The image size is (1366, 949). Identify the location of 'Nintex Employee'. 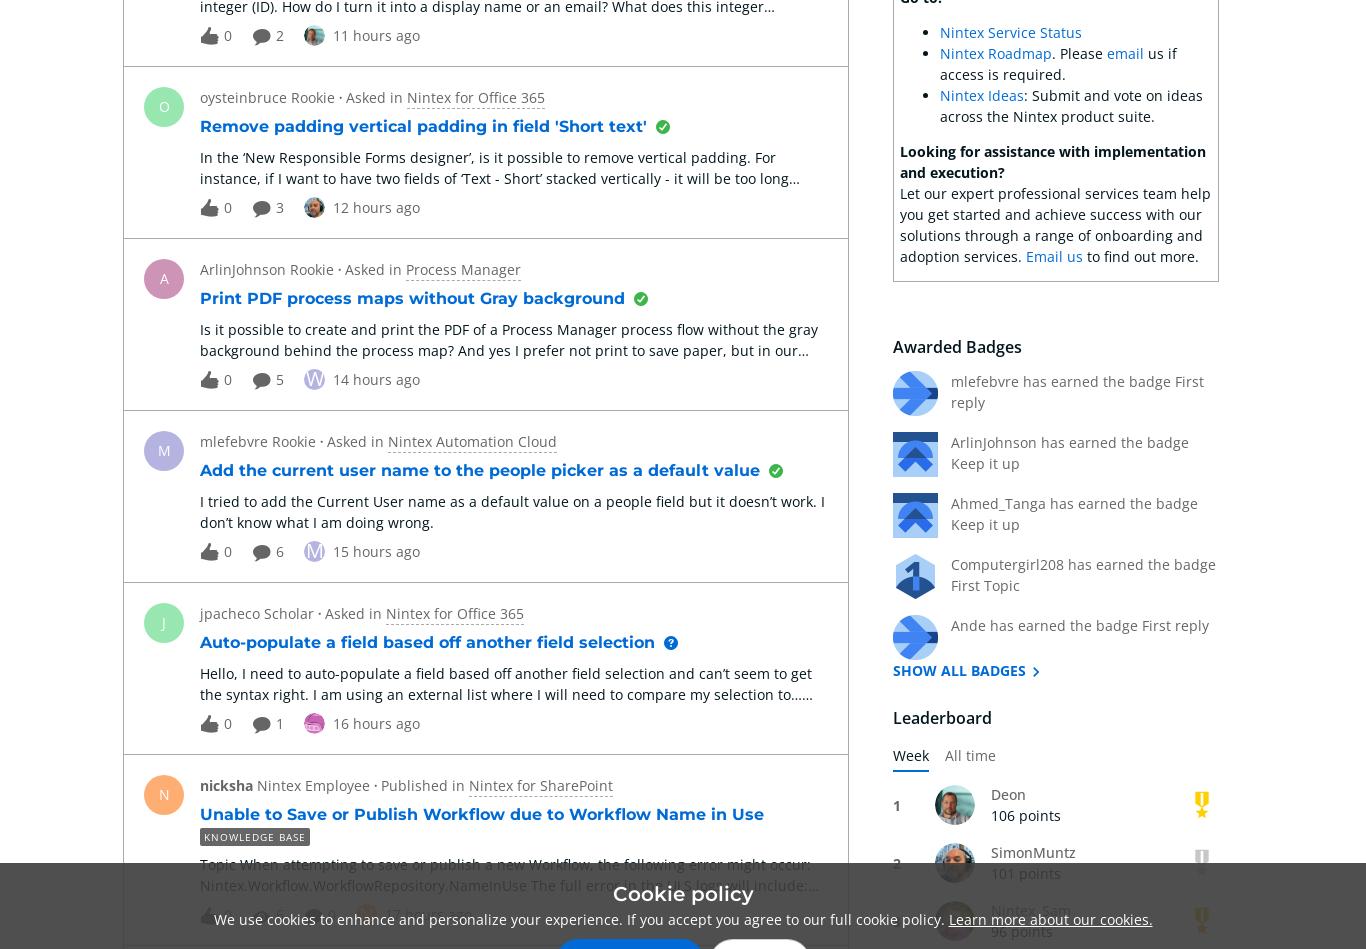
(313, 784).